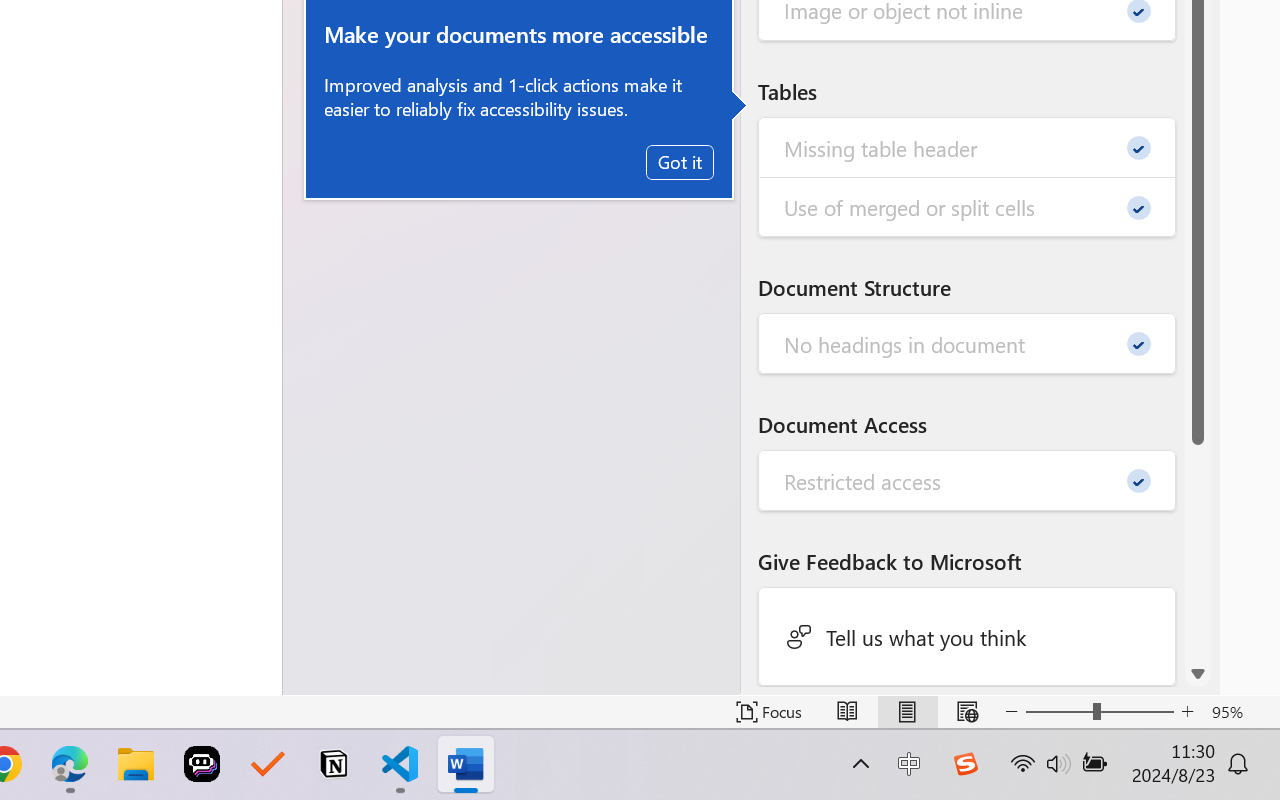  What do you see at coordinates (967, 635) in the screenshot?
I see `'Tell us what you think - 1'` at bounding box center [967, 635].